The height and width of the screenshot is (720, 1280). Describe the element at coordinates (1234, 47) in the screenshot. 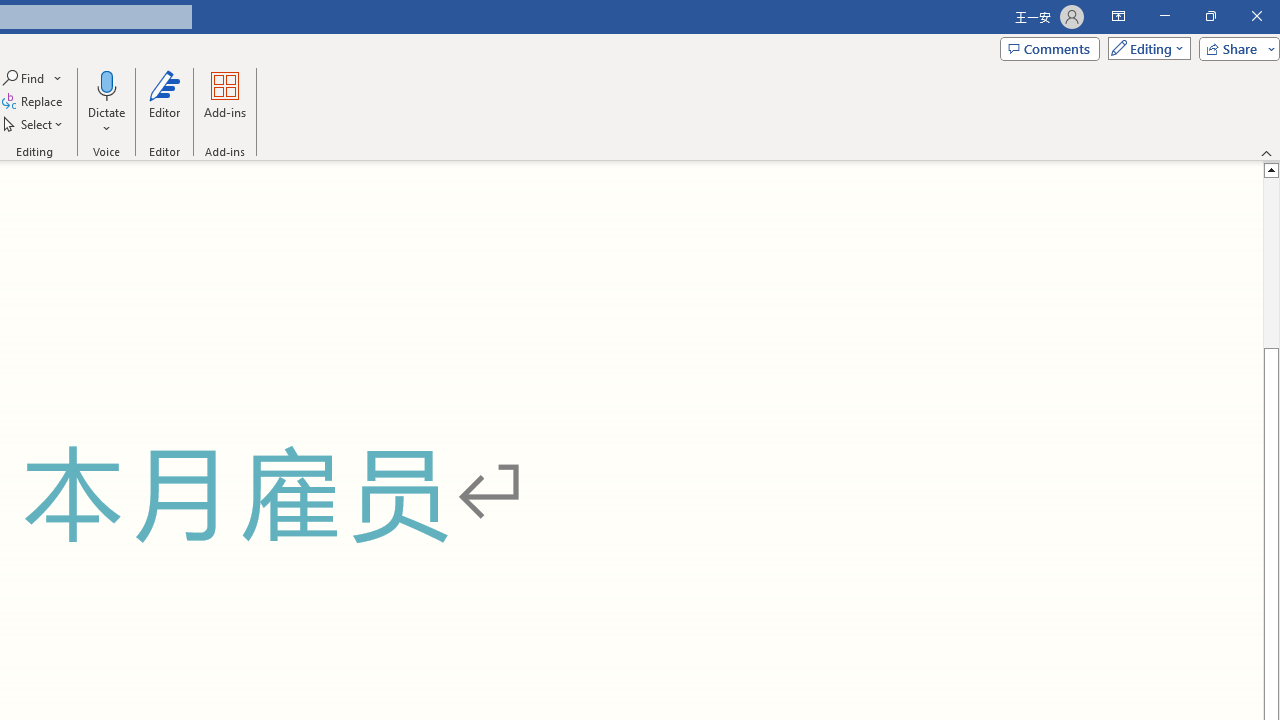

I see `'Share'` at that location.